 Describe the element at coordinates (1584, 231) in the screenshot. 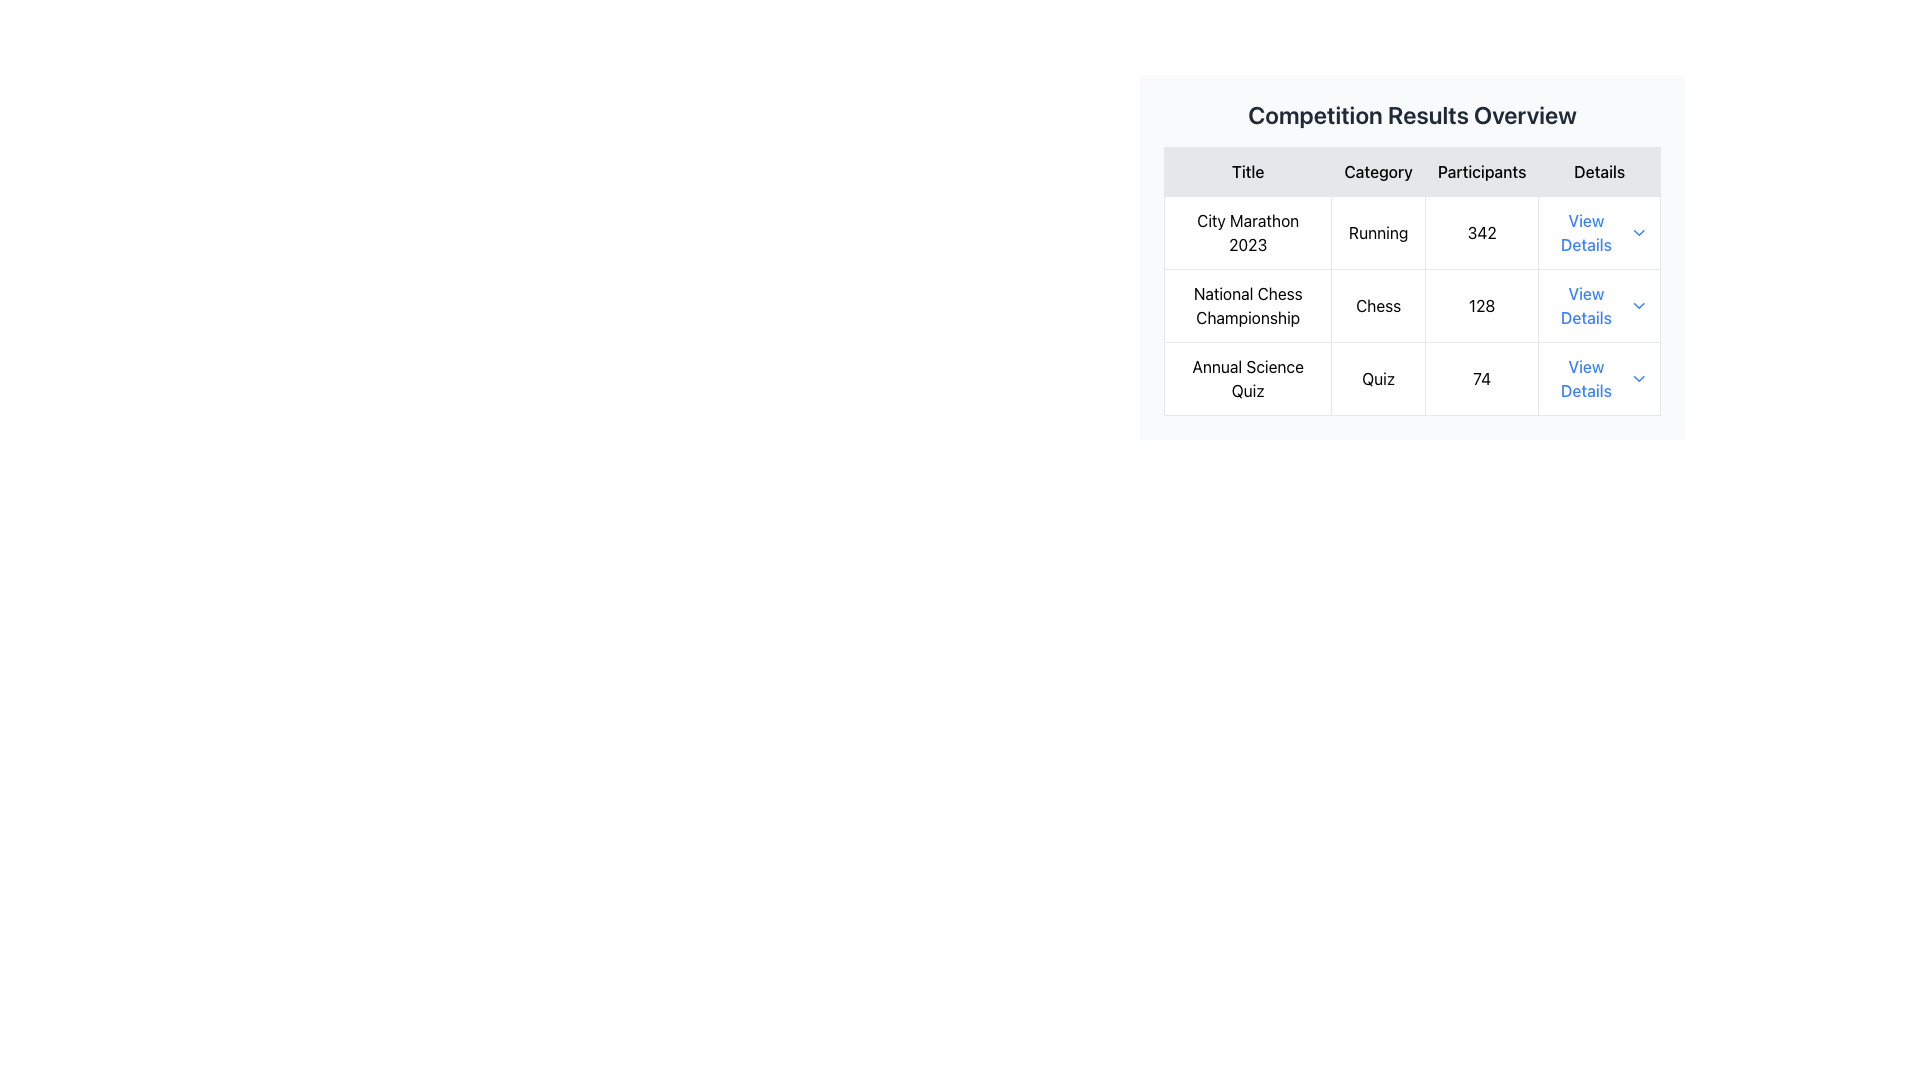

I see `the 'View Details' link in the 'Details' column of the 'City Marathon 2023' row within the 'Competition Results Overview' table` at that location.